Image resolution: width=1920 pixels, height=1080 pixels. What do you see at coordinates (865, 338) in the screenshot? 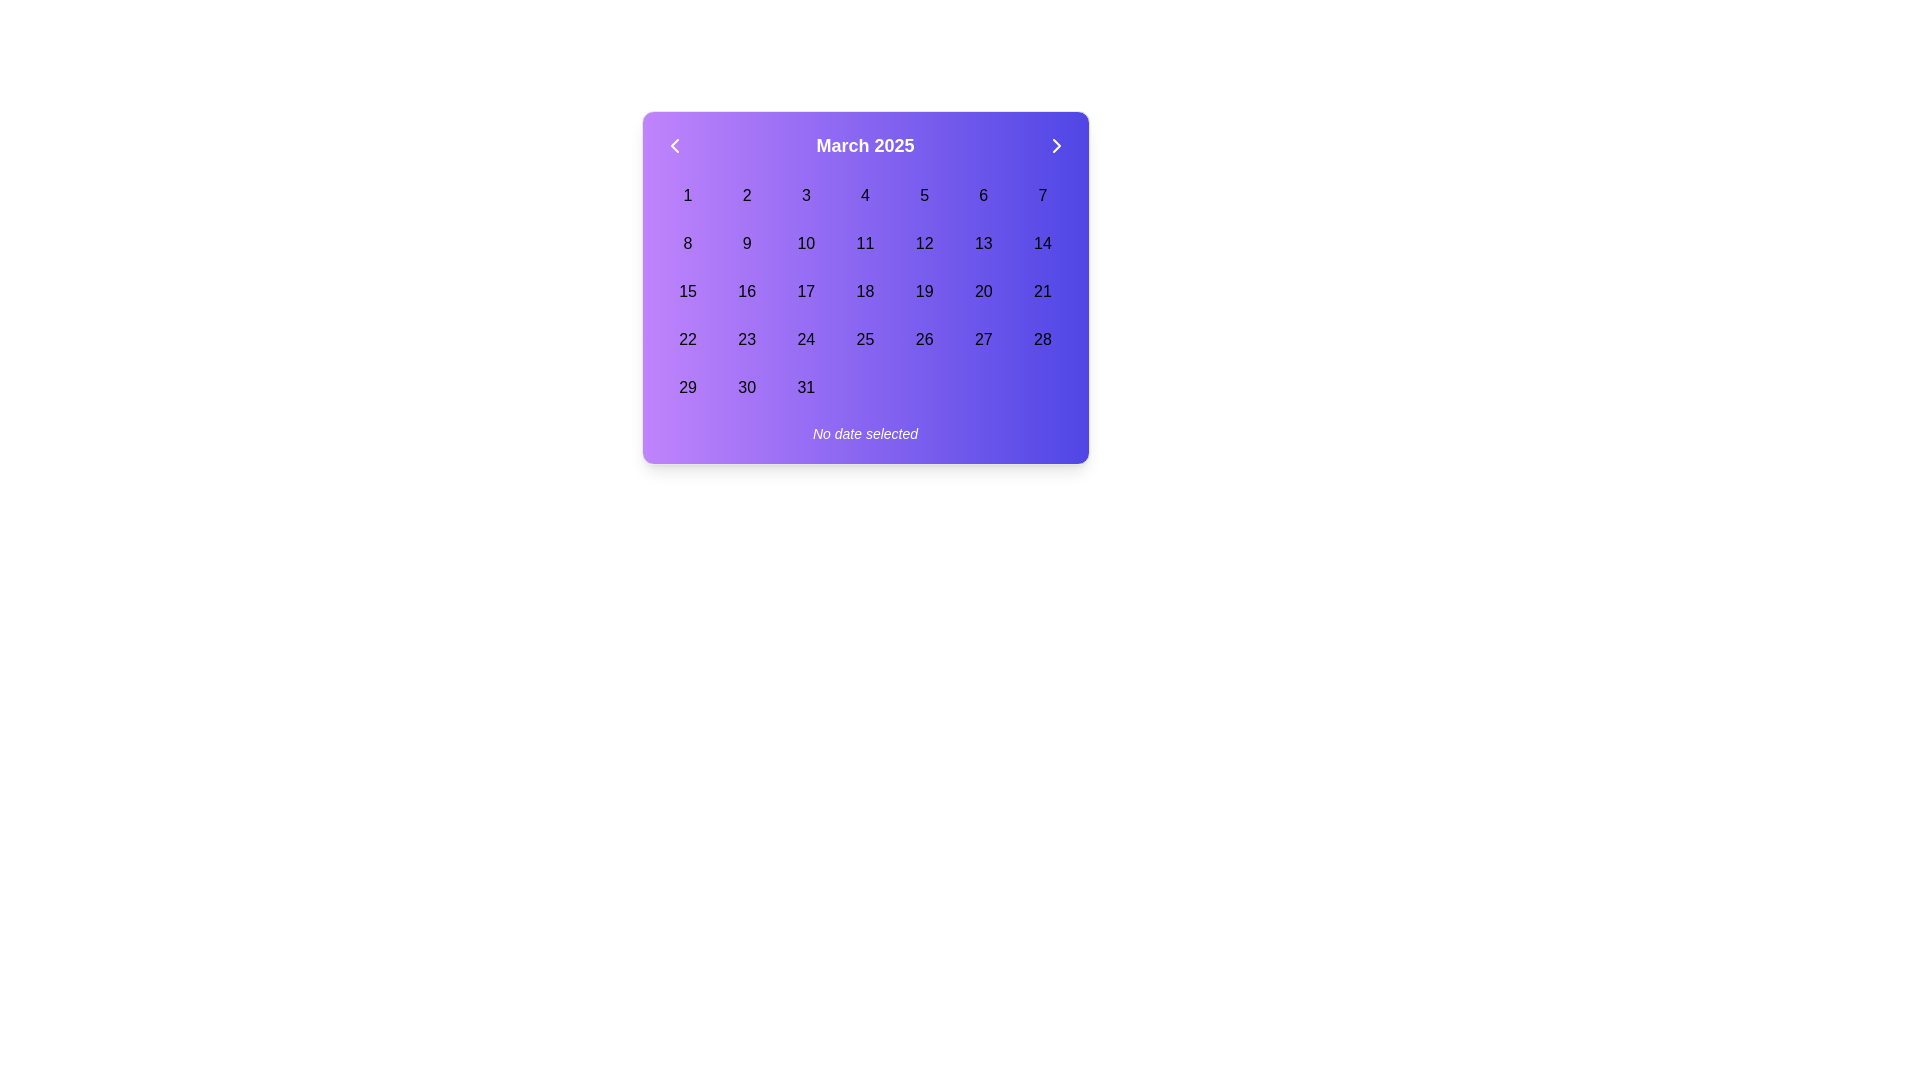
I see `the circular button labeled '25' in the calendar grid` at bounding box center [865, 338].